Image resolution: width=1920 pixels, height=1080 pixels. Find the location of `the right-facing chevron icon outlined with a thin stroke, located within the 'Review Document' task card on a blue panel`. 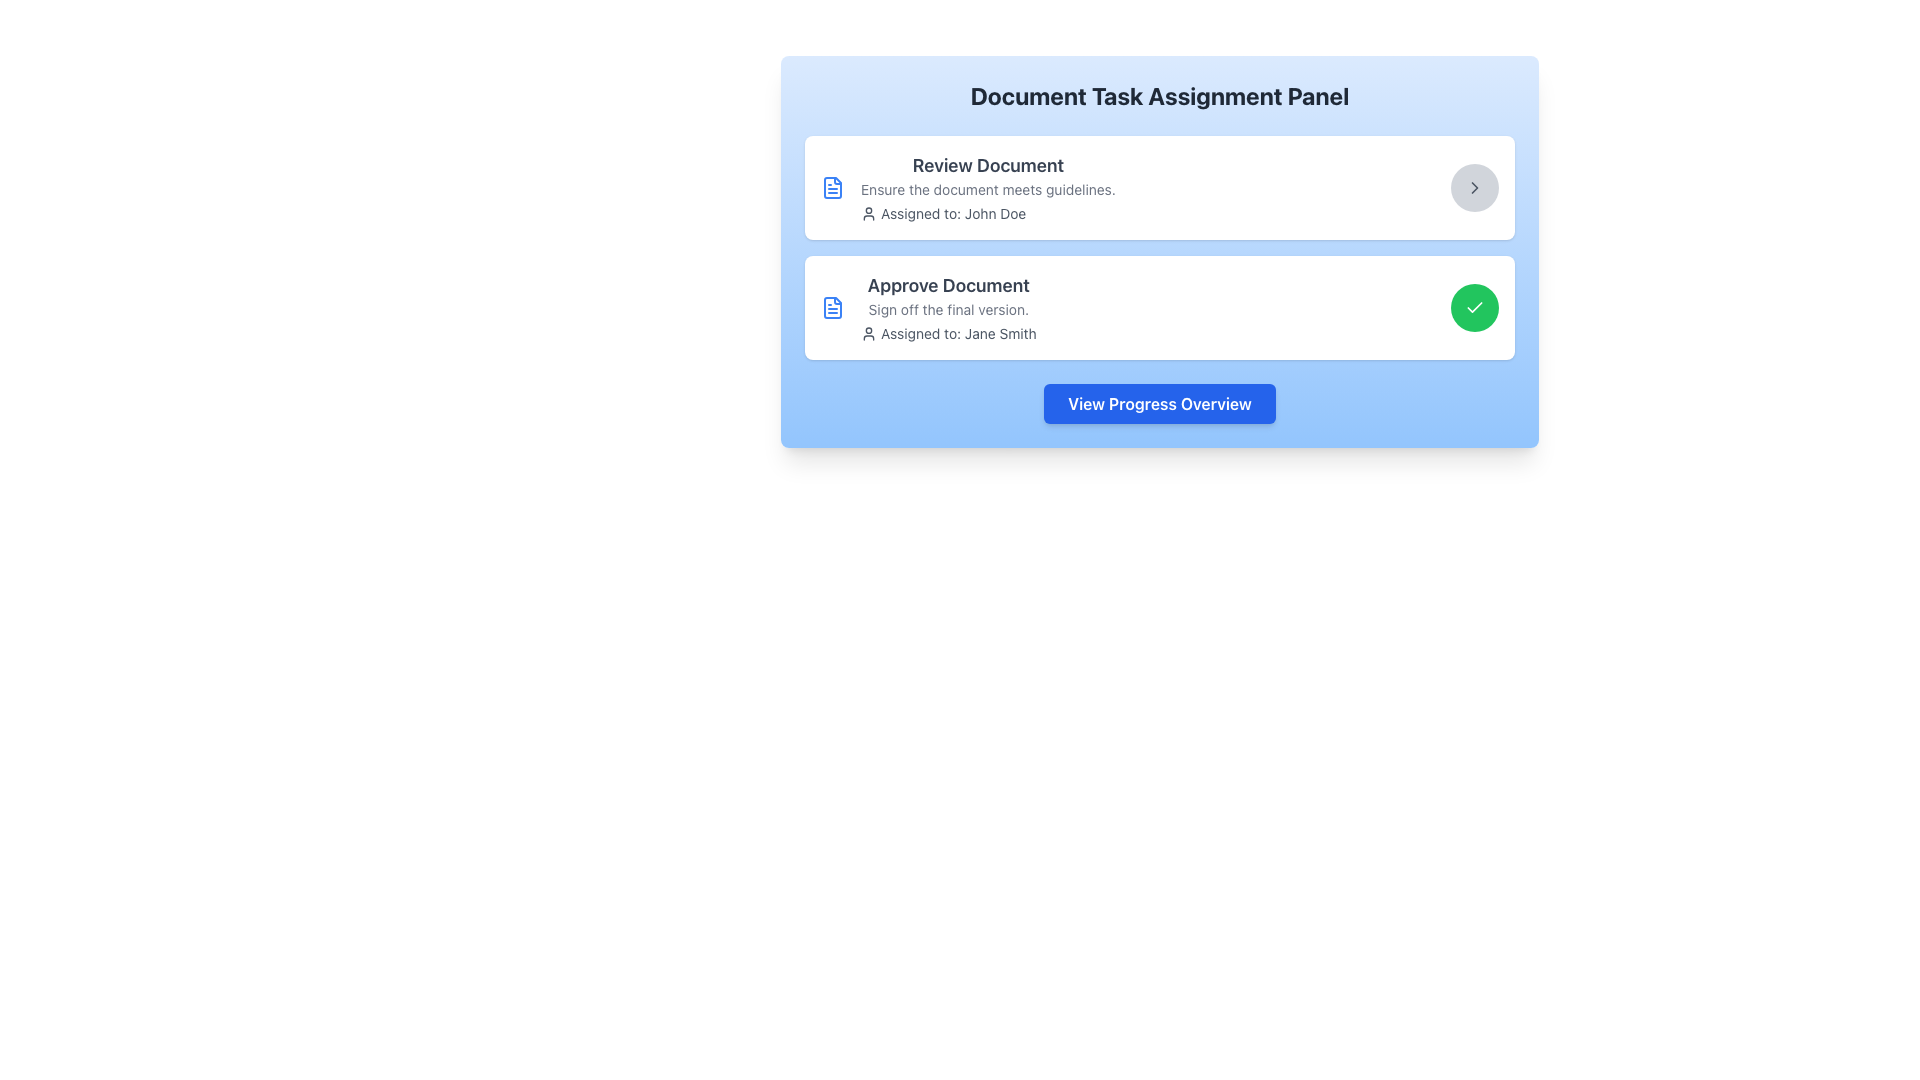

the right-facing chevron icon outlined with a thin stroke, located within the 'Review Document' task card on a blue panel is located at coordinates (1474, 188).